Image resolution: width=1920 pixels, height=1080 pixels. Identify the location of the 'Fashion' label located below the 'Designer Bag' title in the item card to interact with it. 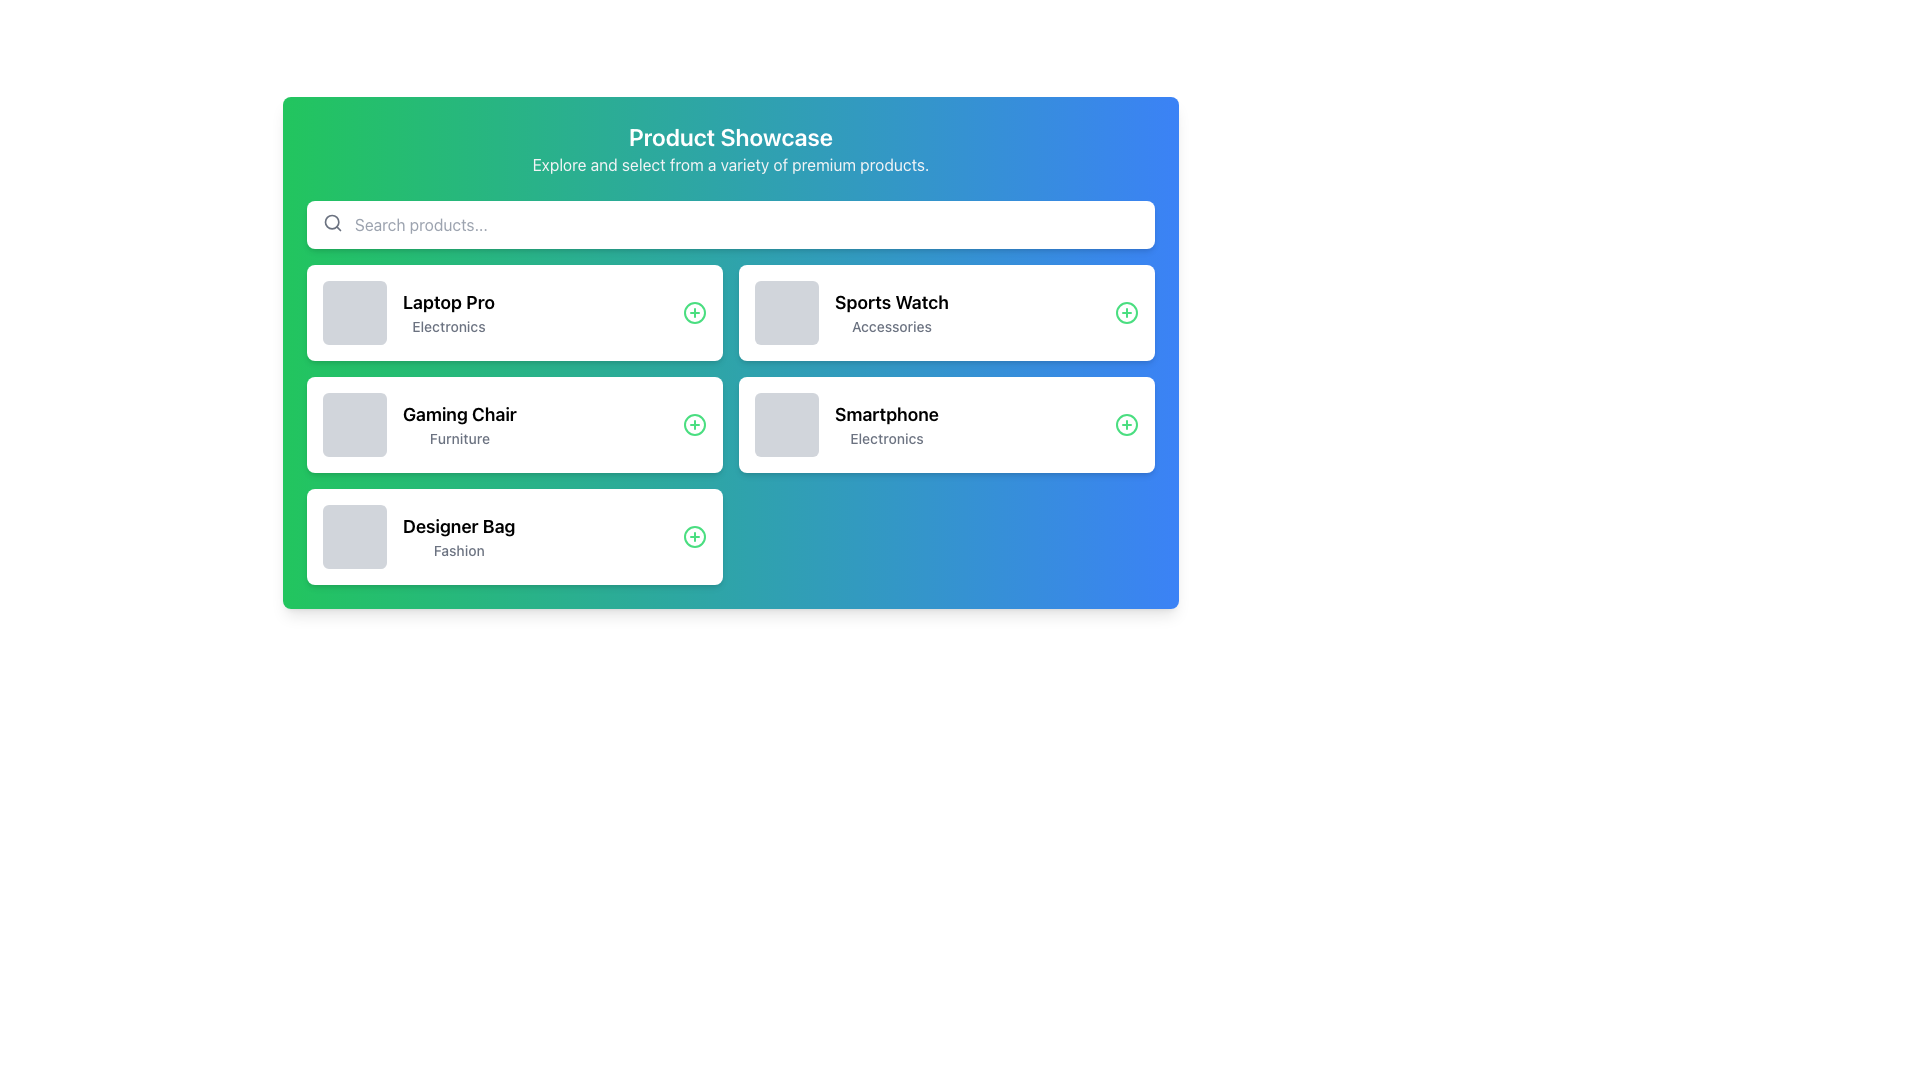
(458, 551).